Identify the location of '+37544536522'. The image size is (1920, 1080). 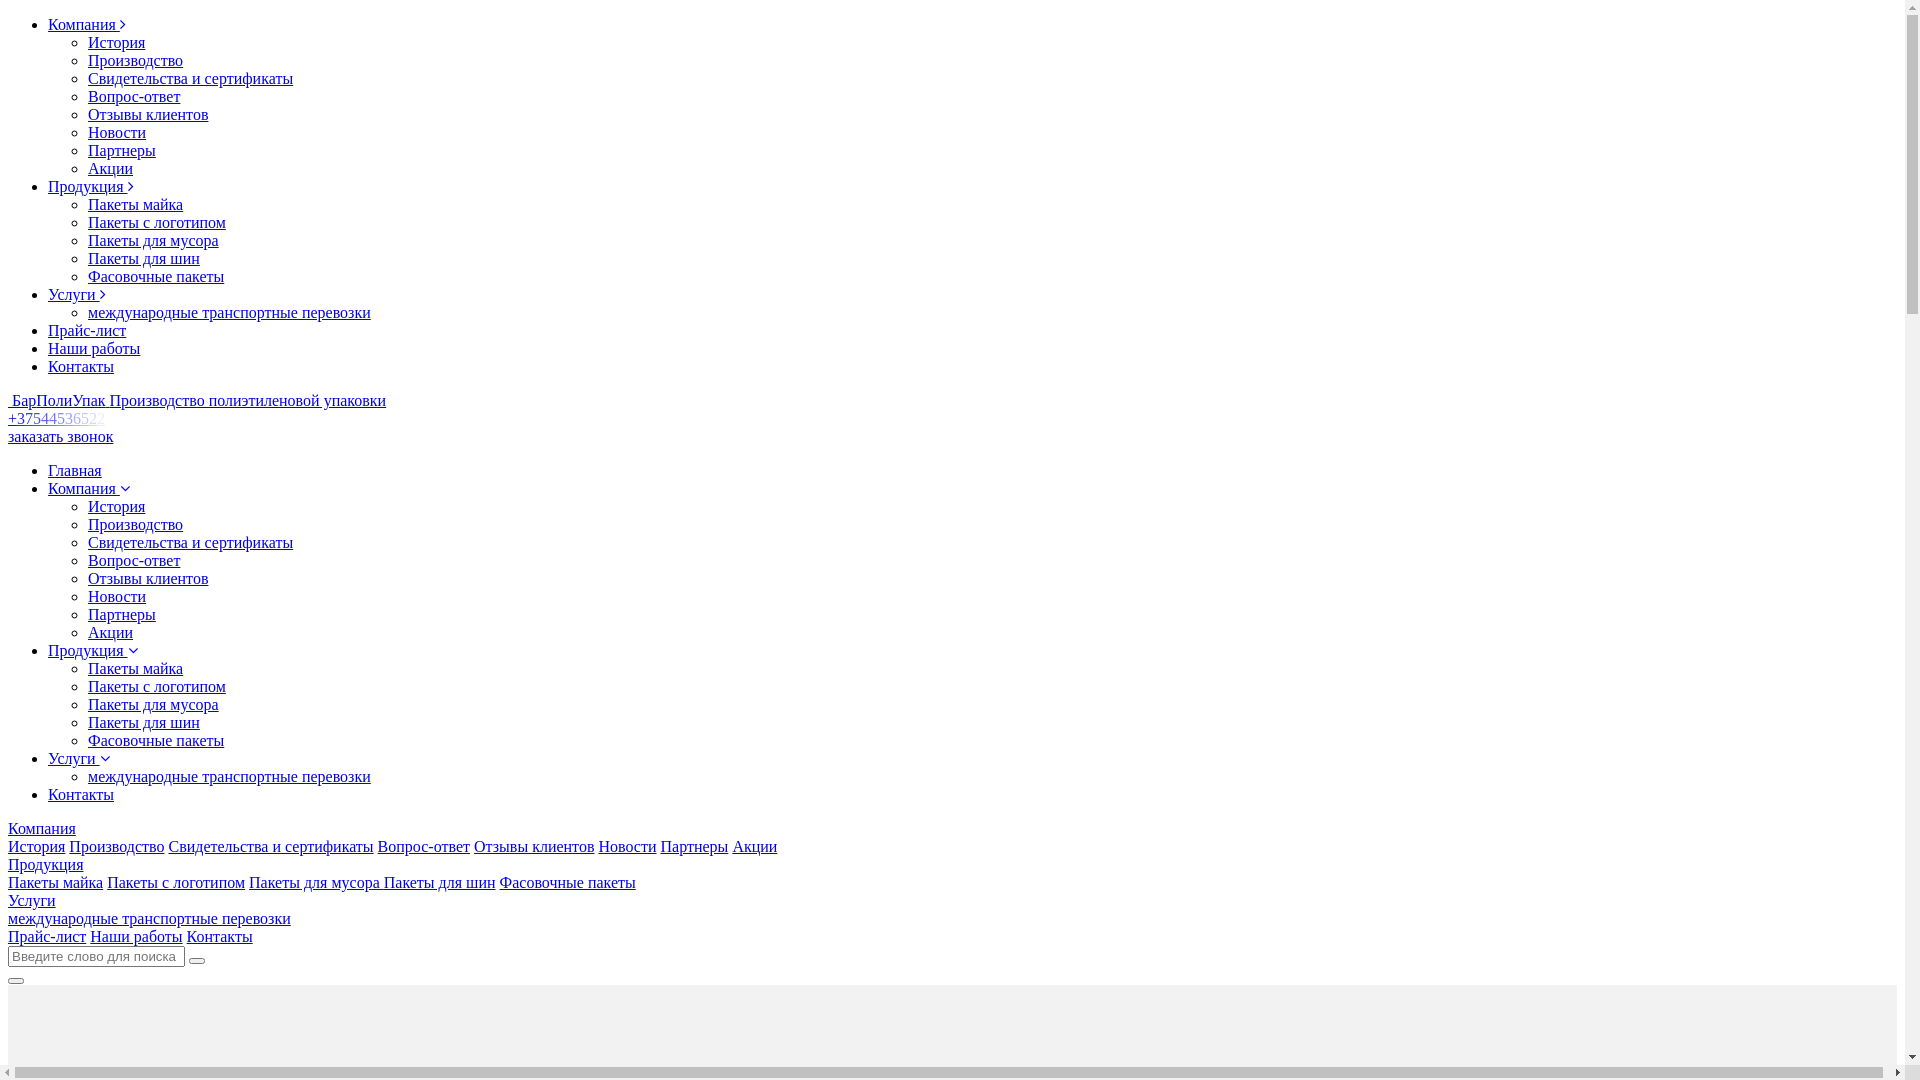
(60, 417).